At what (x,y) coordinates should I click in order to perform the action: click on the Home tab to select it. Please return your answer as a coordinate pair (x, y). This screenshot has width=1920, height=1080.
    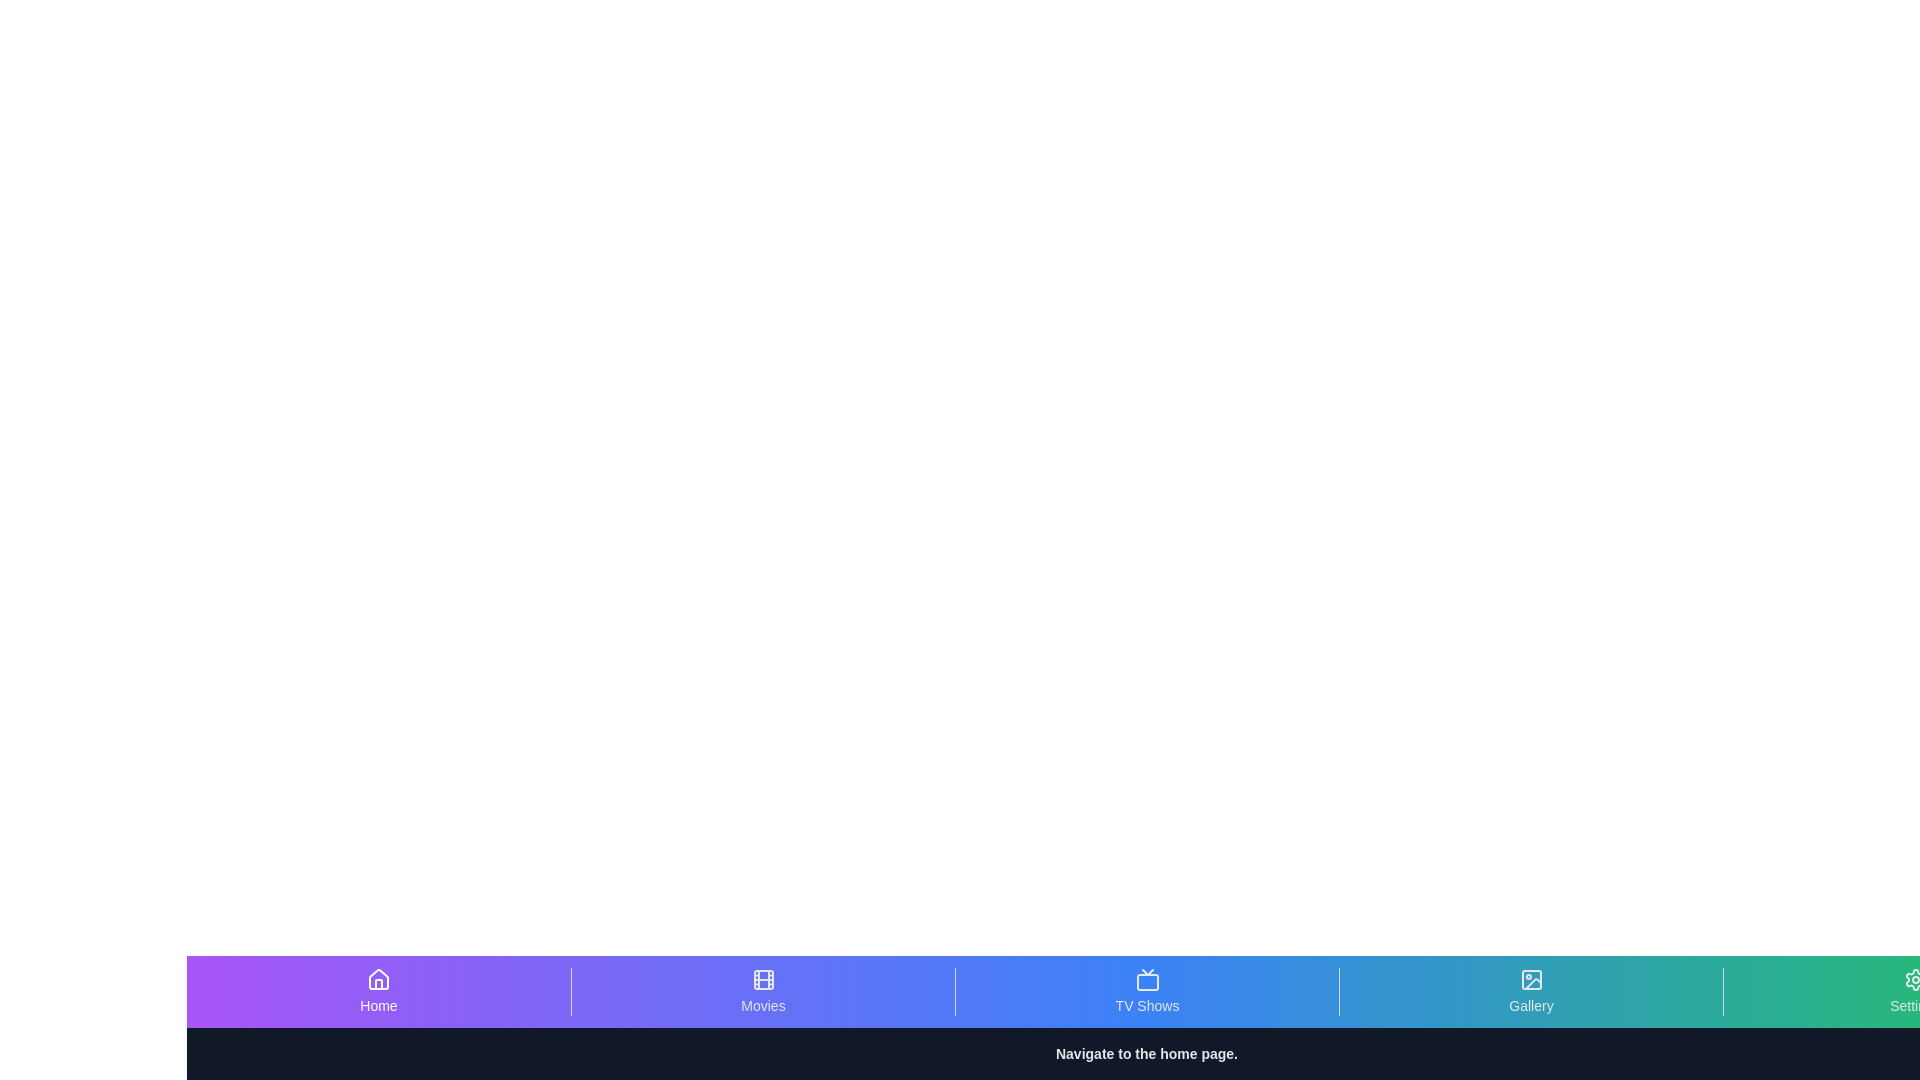
    Looking at the image, I should click on (379, 991).